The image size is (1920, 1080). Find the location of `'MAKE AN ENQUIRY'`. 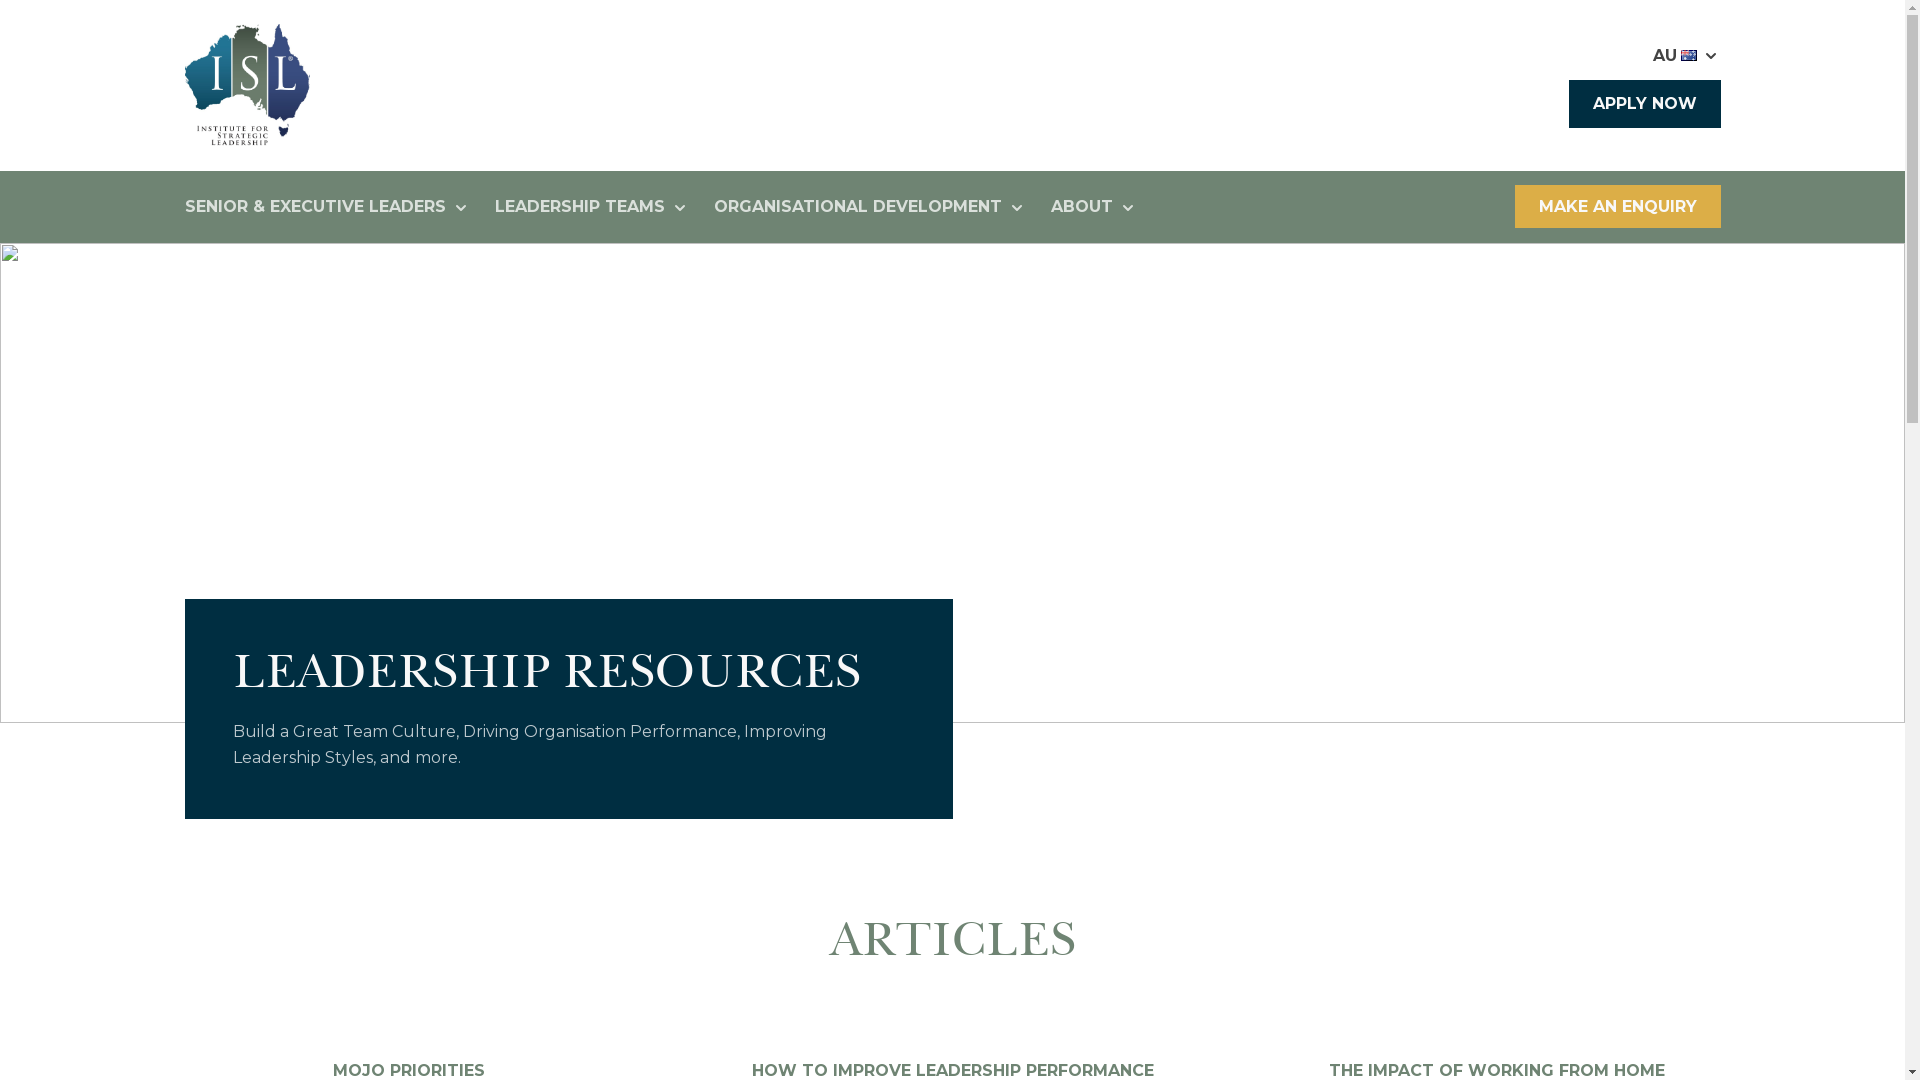

'MAKE AN ENQUIRY' is located at coordinates (1617, 206).